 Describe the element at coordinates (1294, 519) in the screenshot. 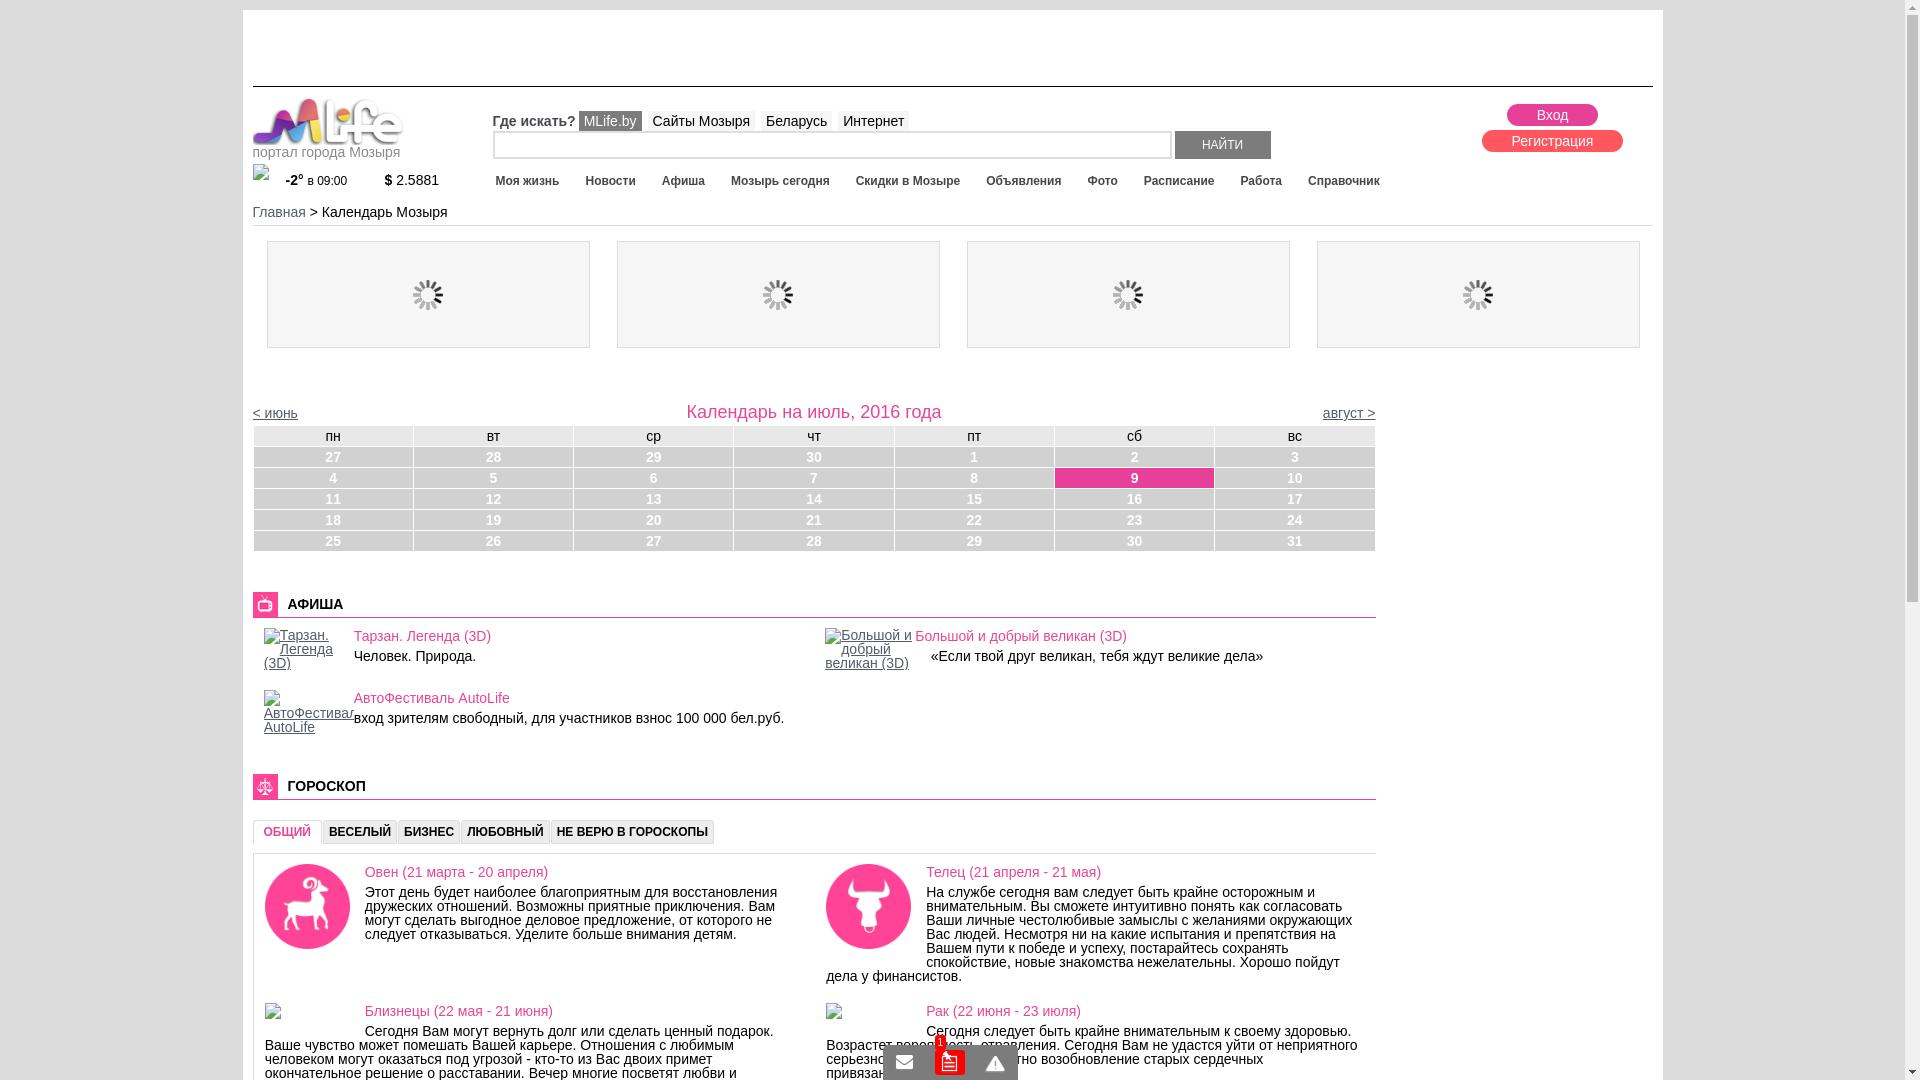

I see `'24'` at that location.